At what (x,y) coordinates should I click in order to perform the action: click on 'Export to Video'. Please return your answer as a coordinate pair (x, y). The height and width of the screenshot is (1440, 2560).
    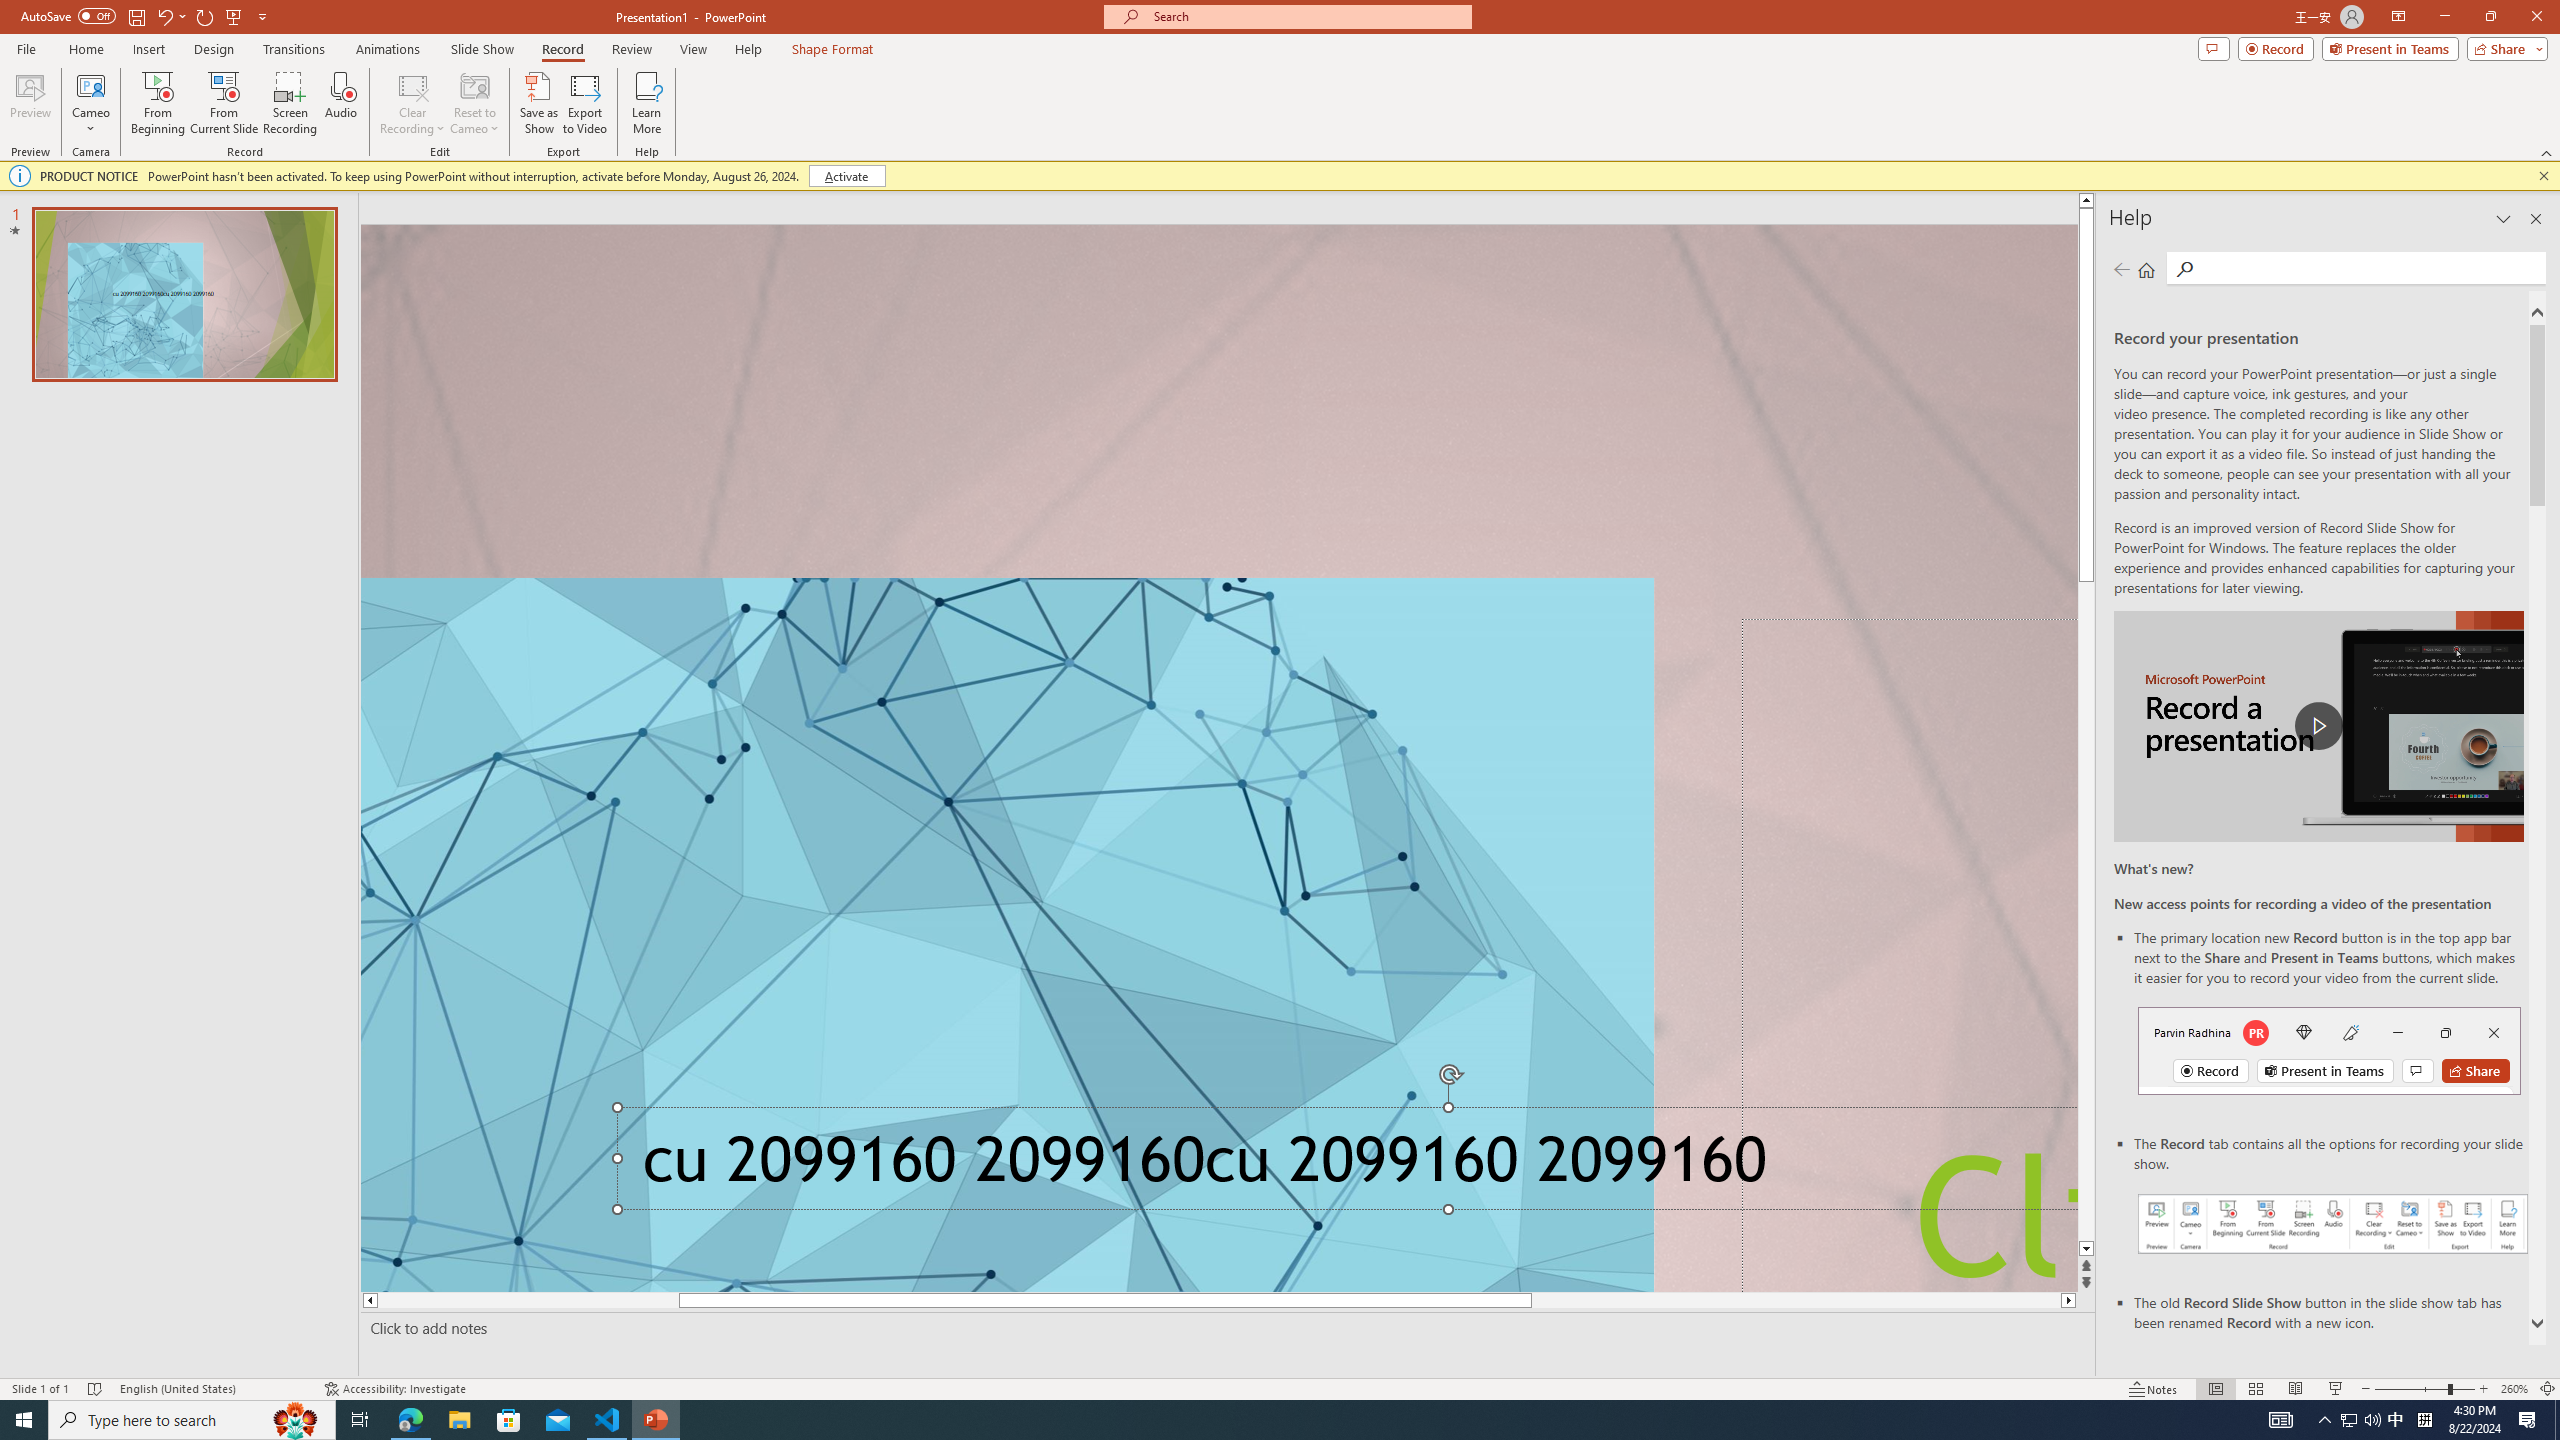
    Looking at the image, I should click on (583, 103).